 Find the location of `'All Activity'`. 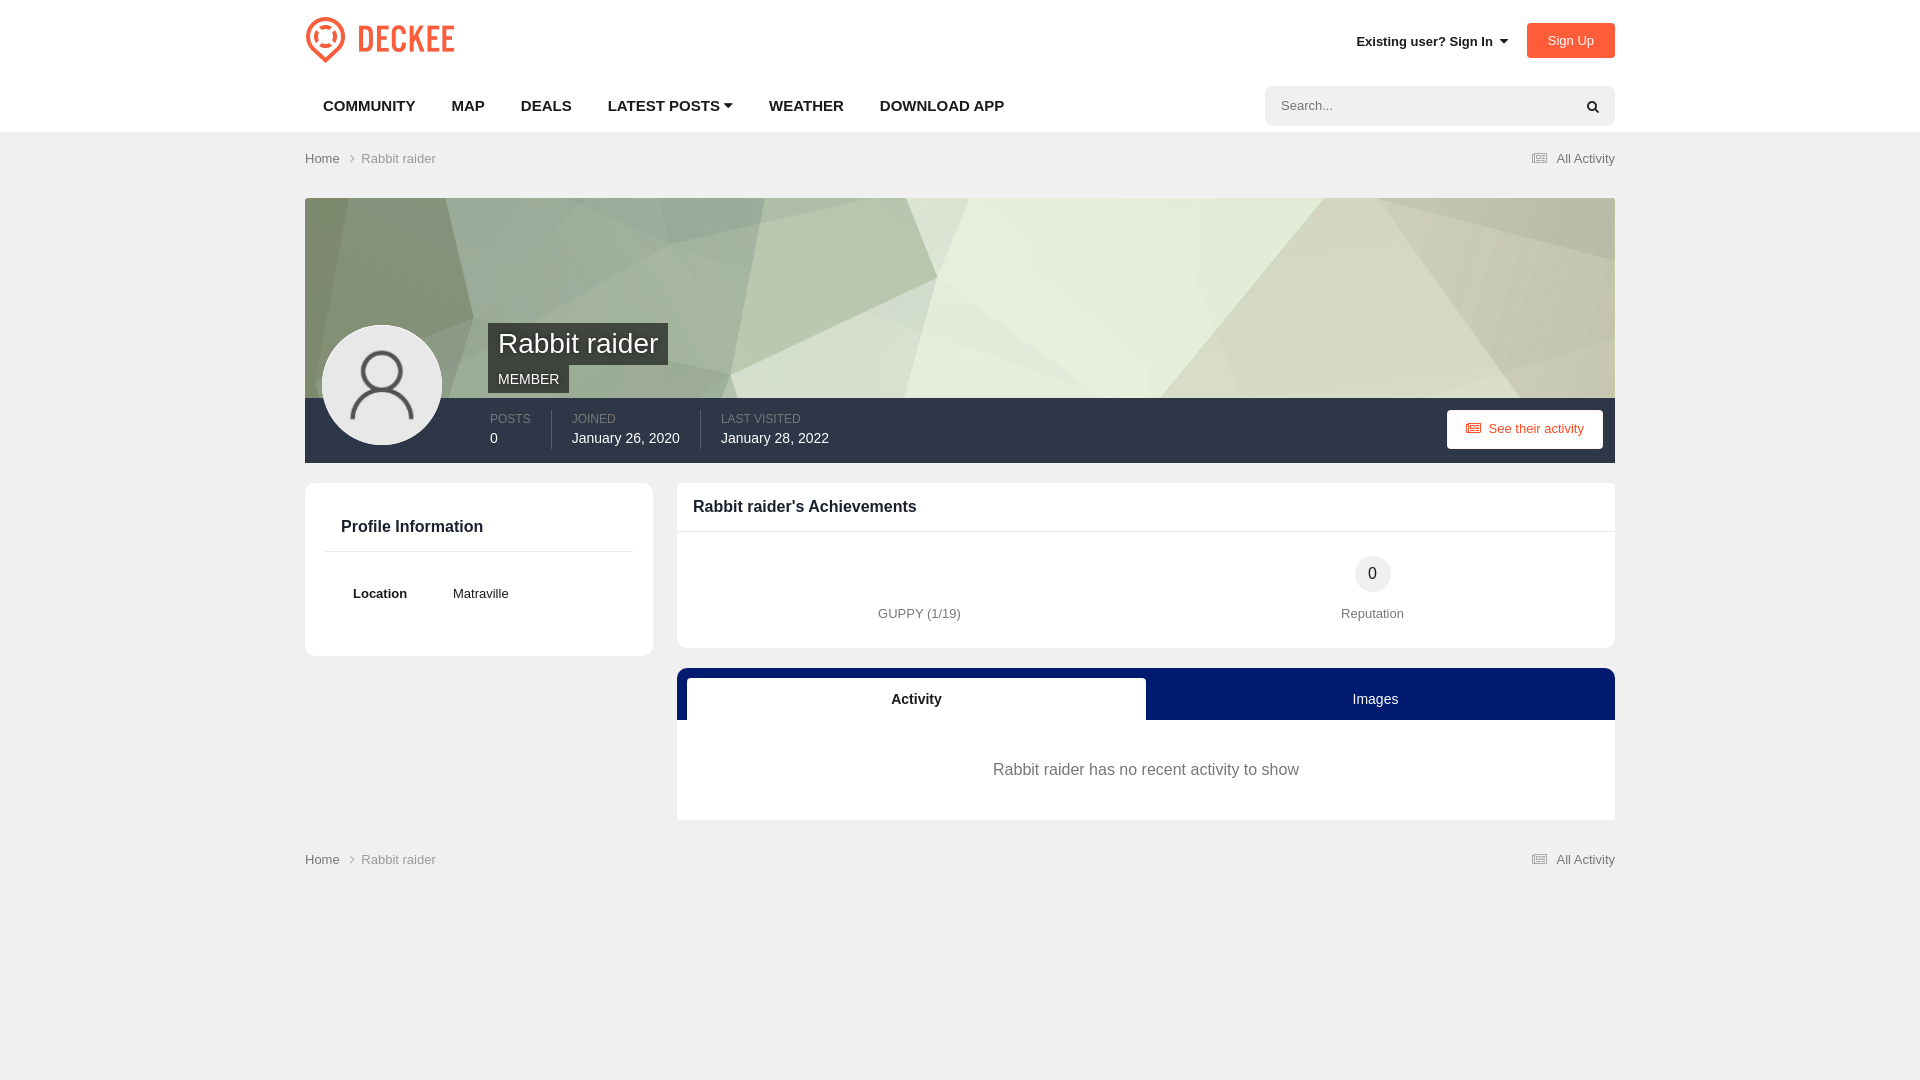

'All Activity' is located at coordinates (1569, 858).